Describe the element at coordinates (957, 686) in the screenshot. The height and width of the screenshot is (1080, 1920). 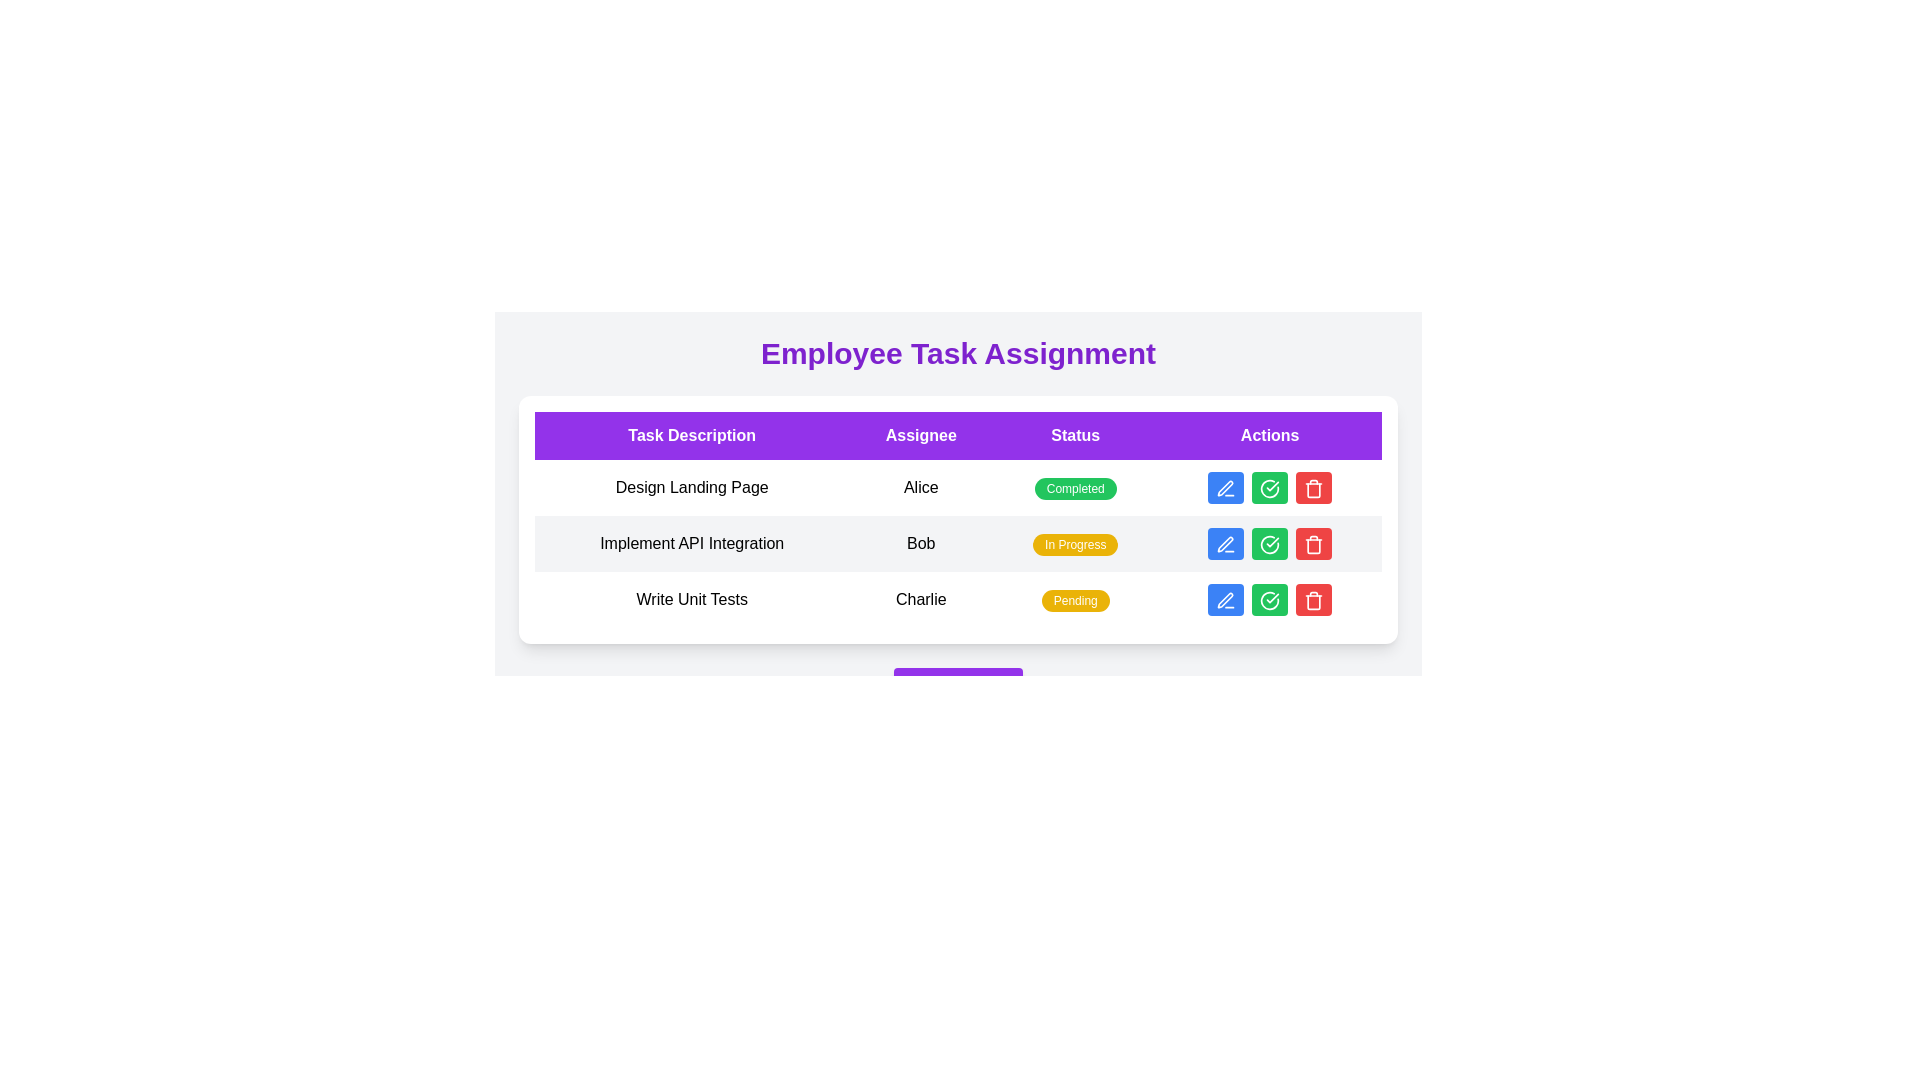
I see `the 'Add Task' button located at the bottom center of the interface` at that location.